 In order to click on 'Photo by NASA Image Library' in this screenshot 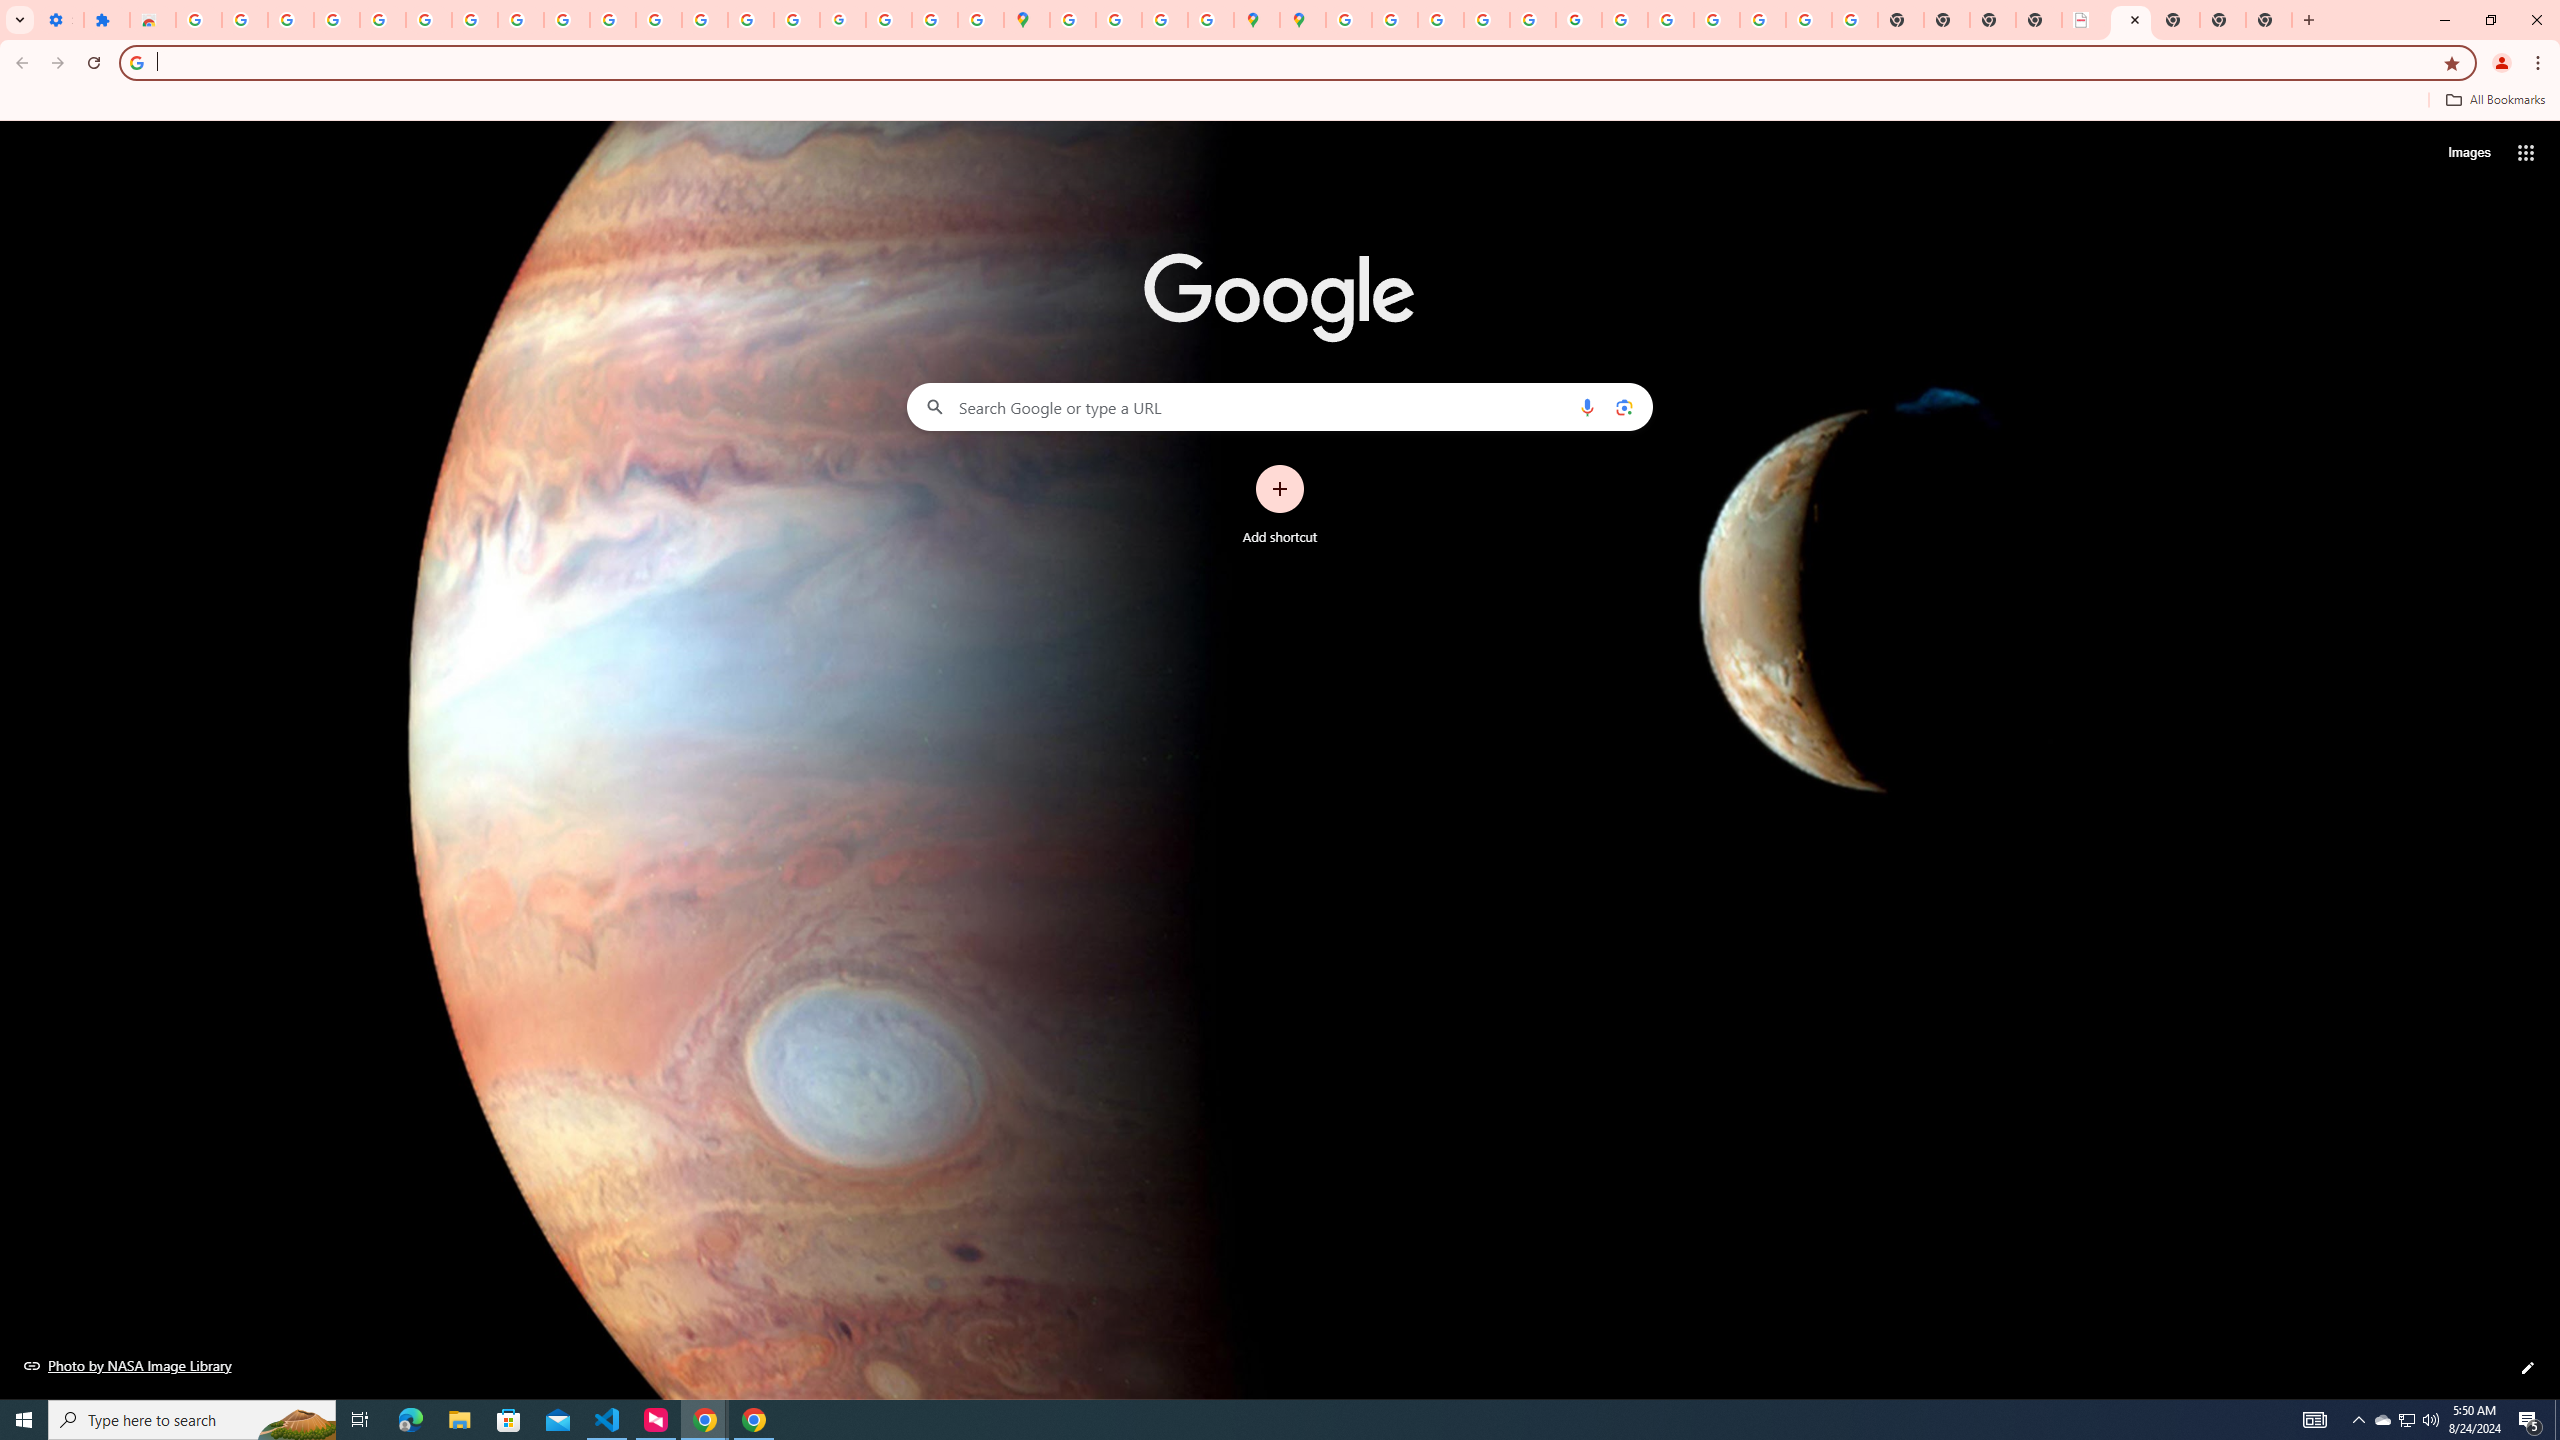, I will do `click(127, 1364)`.